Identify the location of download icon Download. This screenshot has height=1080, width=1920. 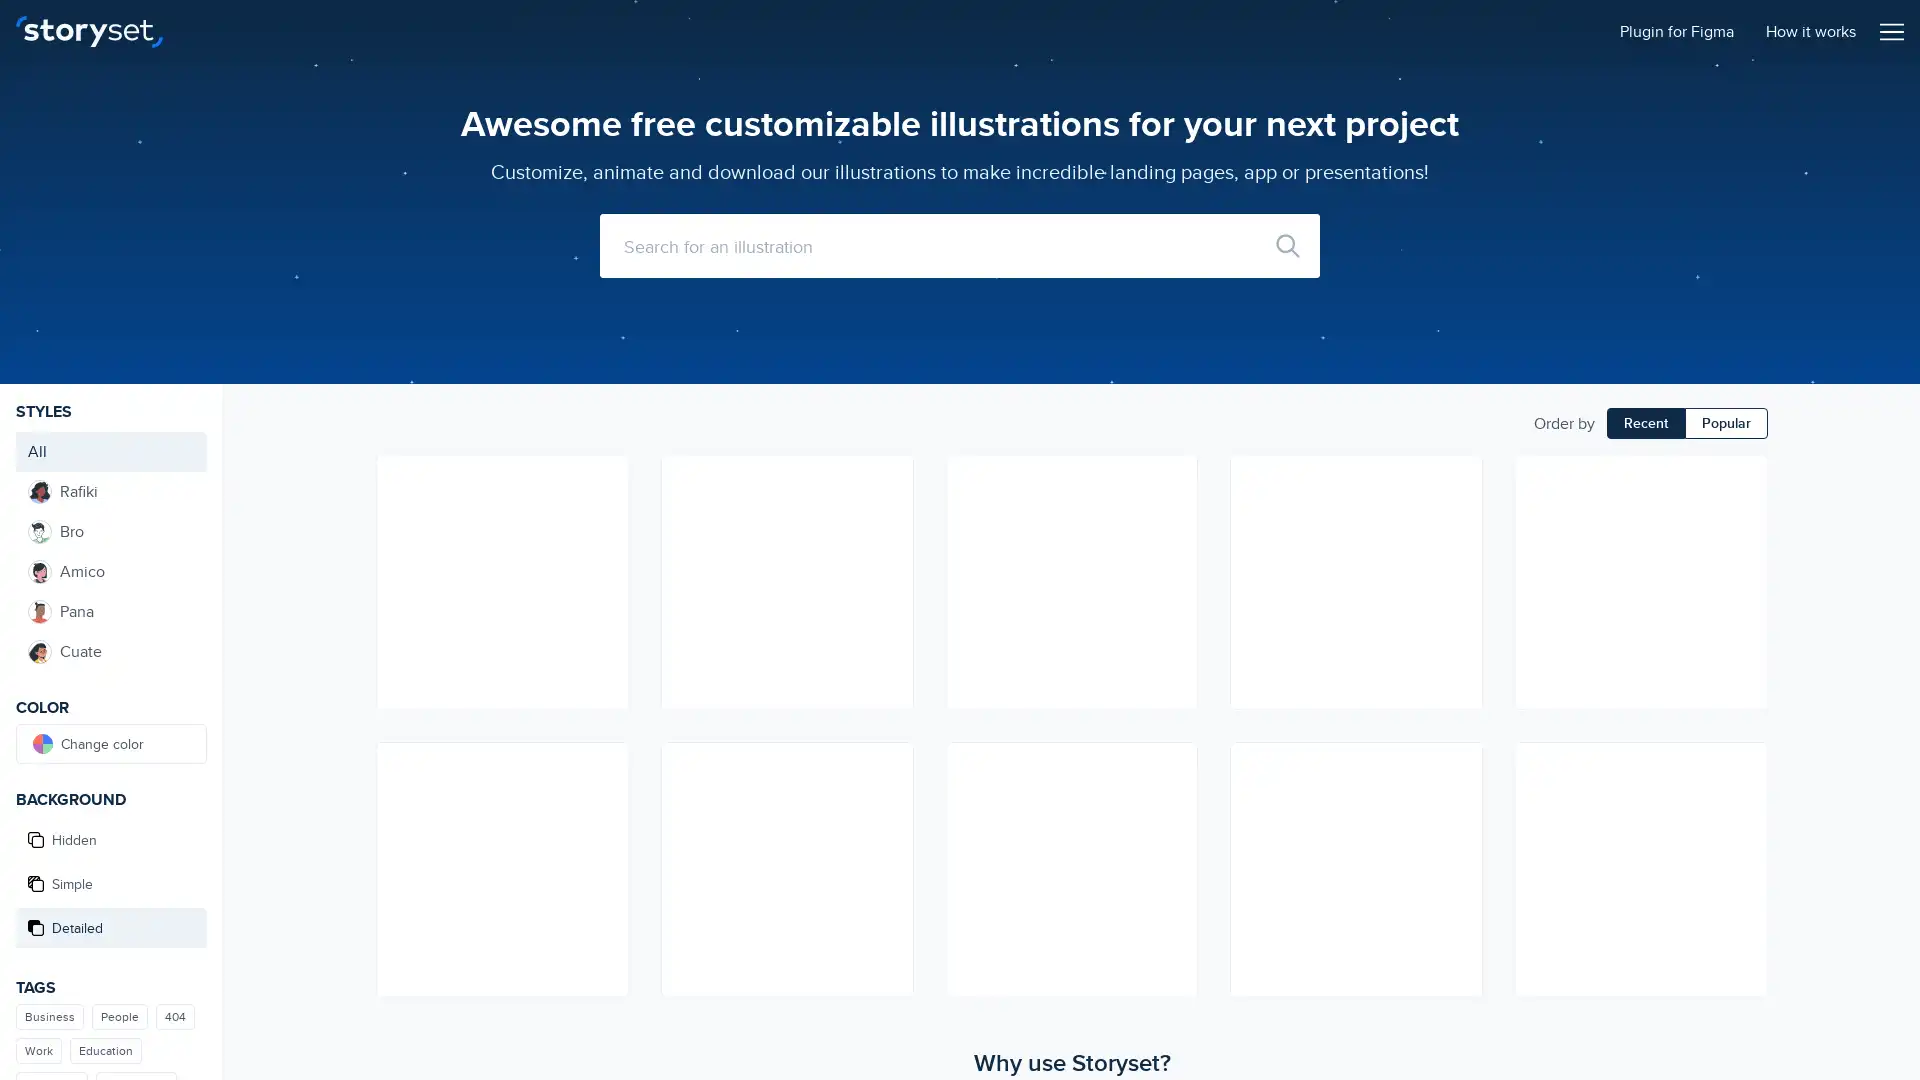
(1458, 515).